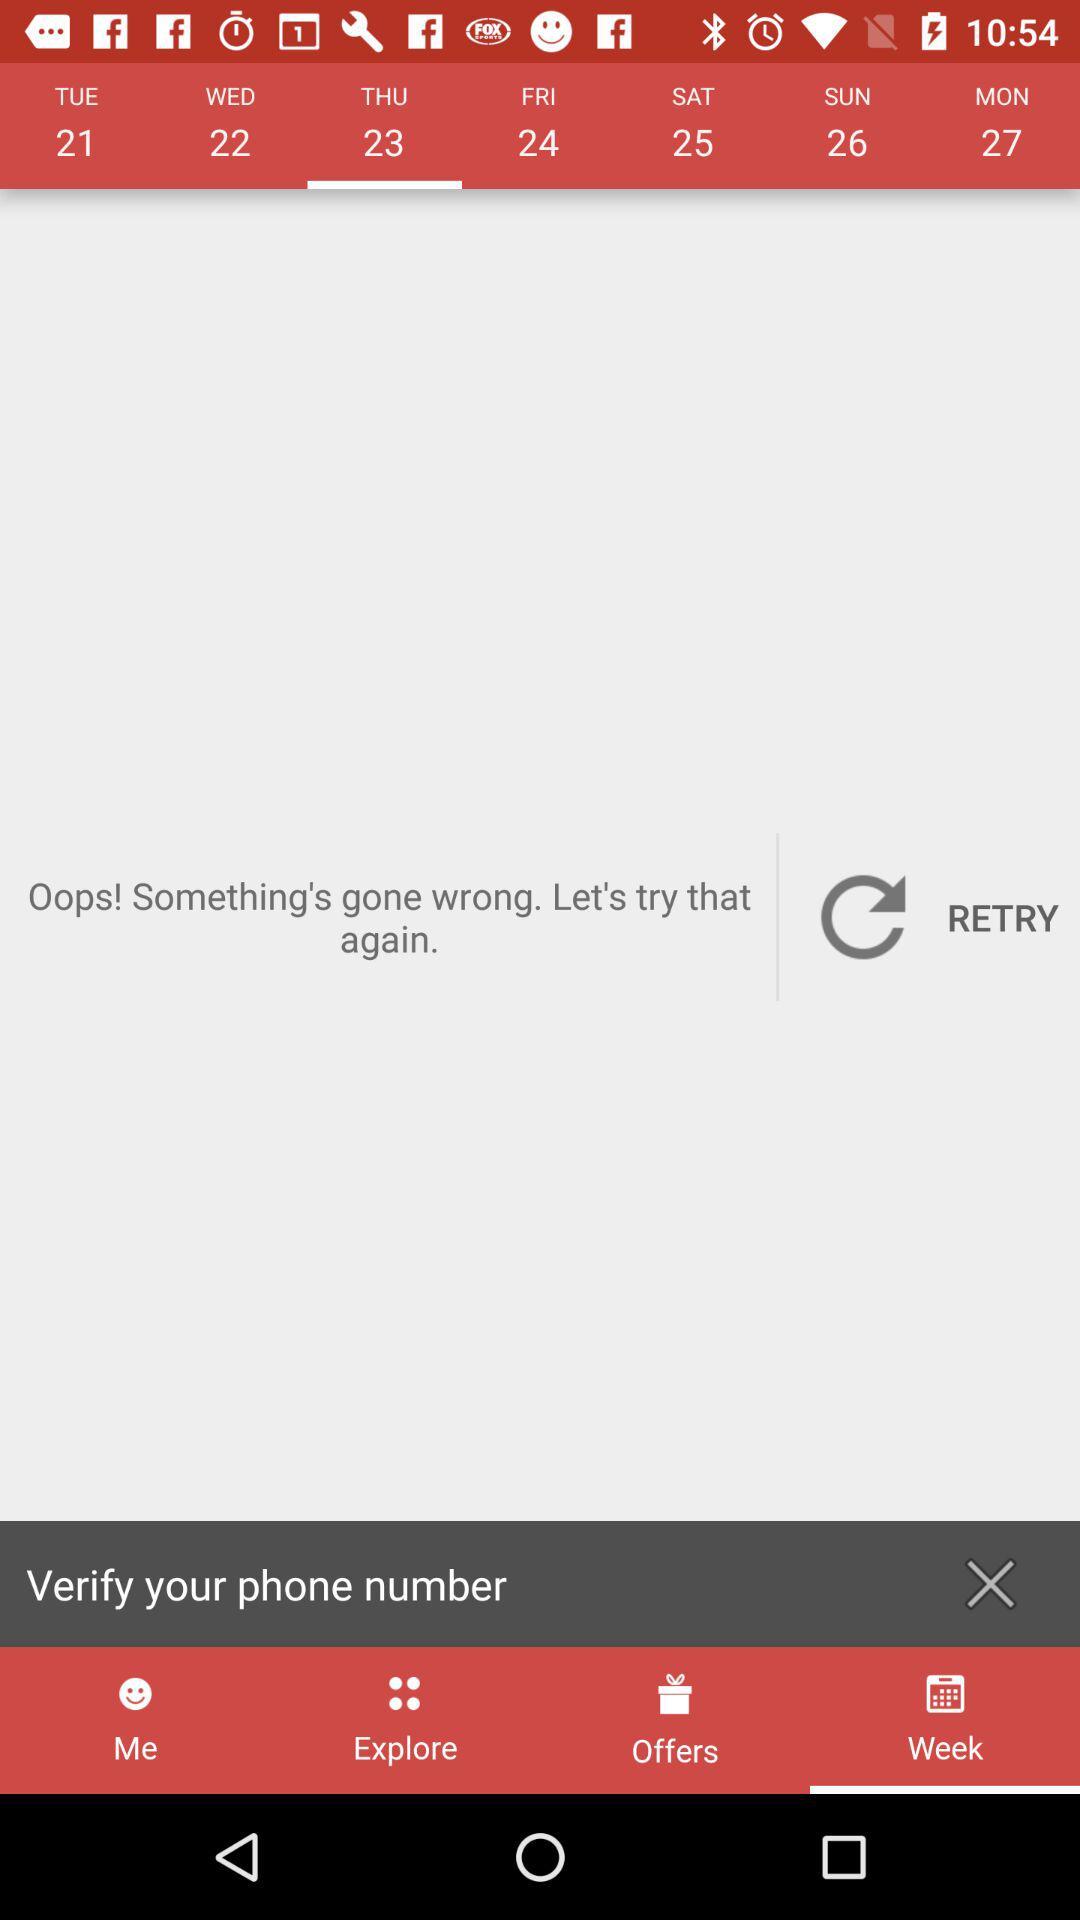  Describe the element at coordinates (405, 1719) in the screenshot. I see `icon next to offers icon` at that location.